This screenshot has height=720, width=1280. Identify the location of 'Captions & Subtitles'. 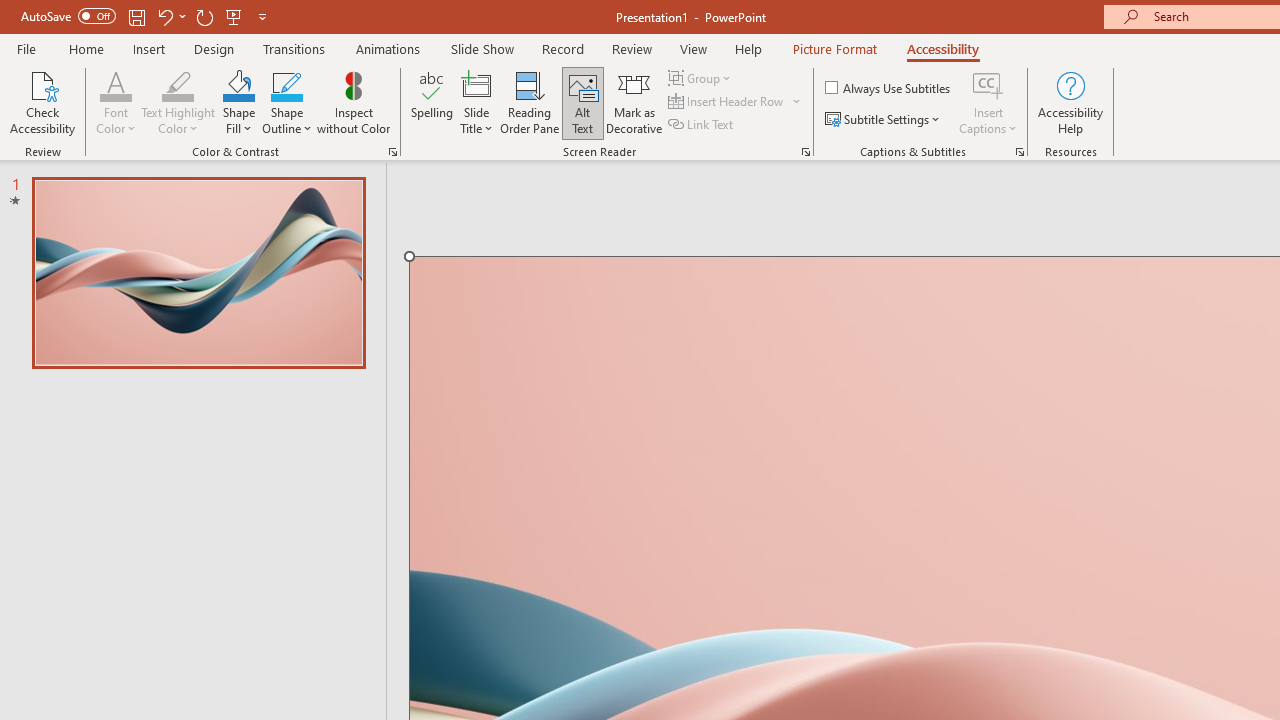
(1020, 150).